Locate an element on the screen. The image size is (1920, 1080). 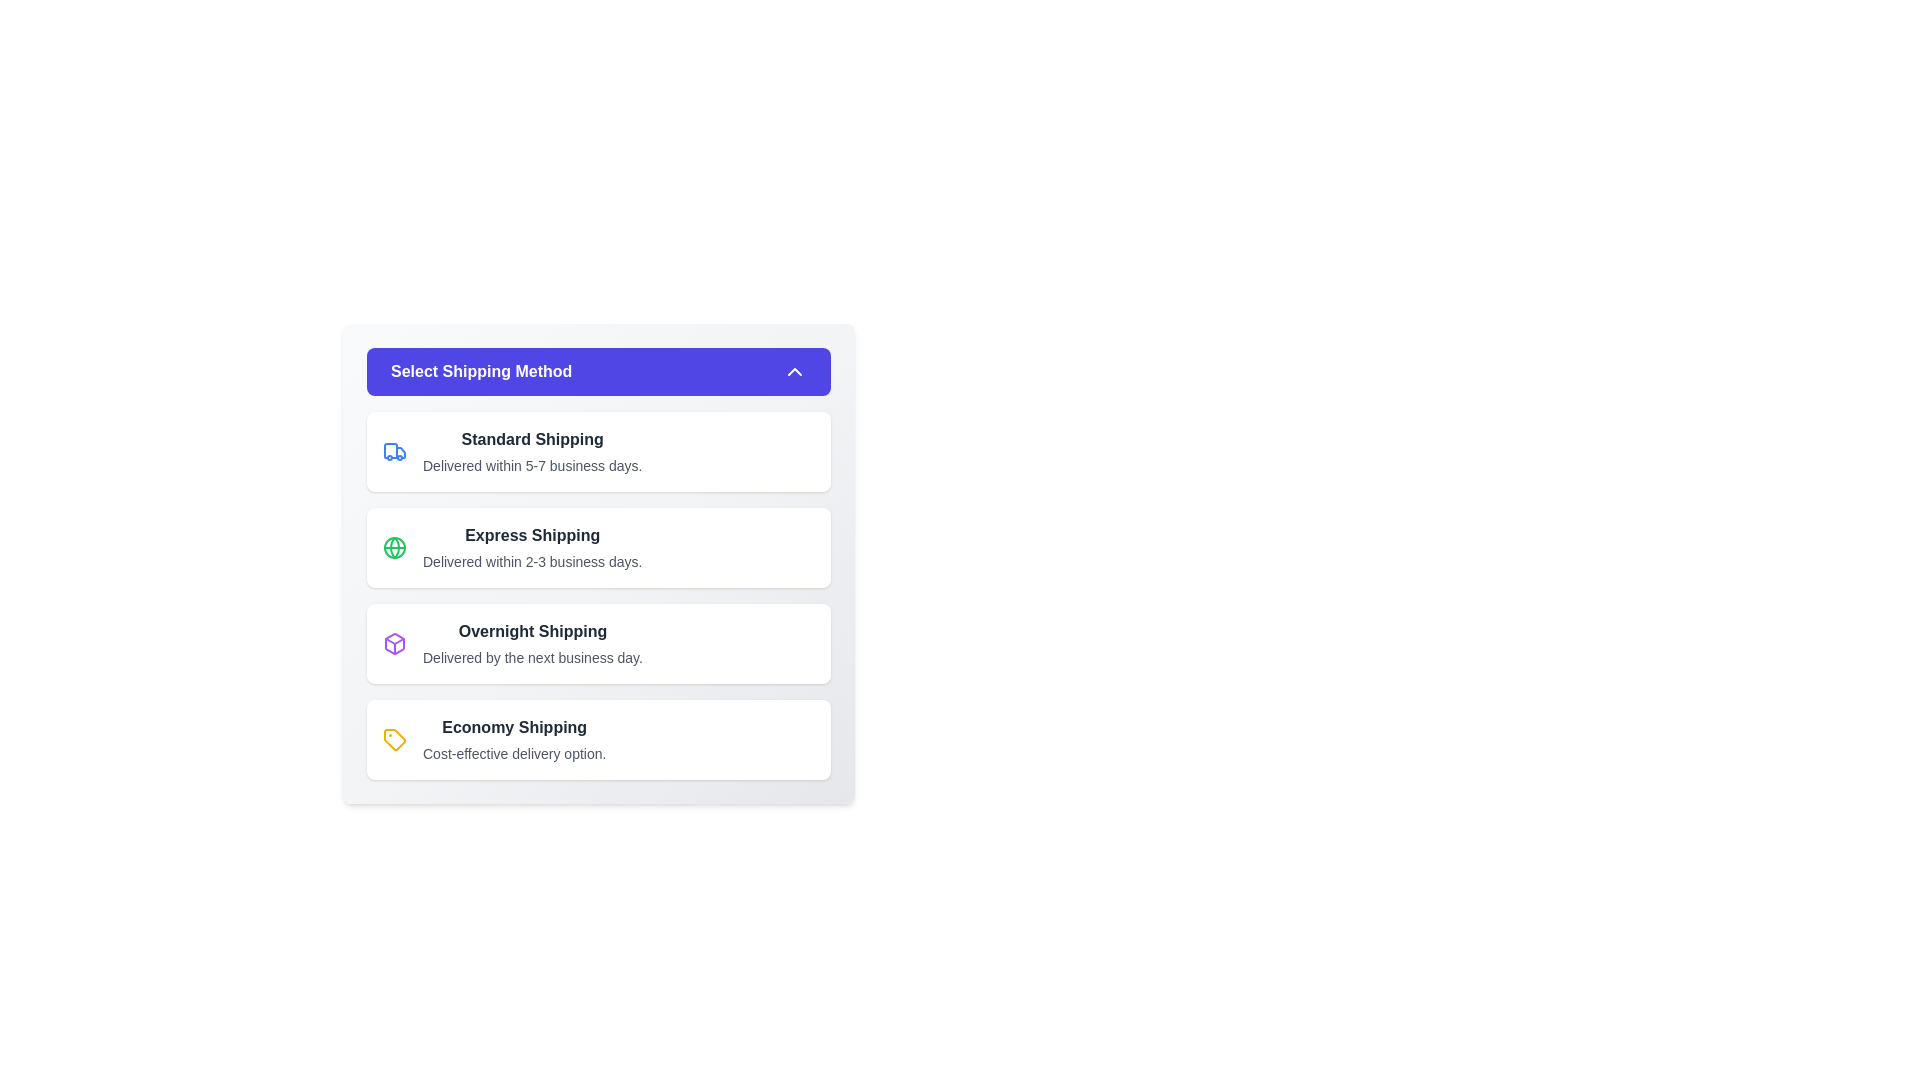
the first selectable shipping method option below the 'Select Shipping Method' header to activate the hover animation is located at coordinates (598, 451).